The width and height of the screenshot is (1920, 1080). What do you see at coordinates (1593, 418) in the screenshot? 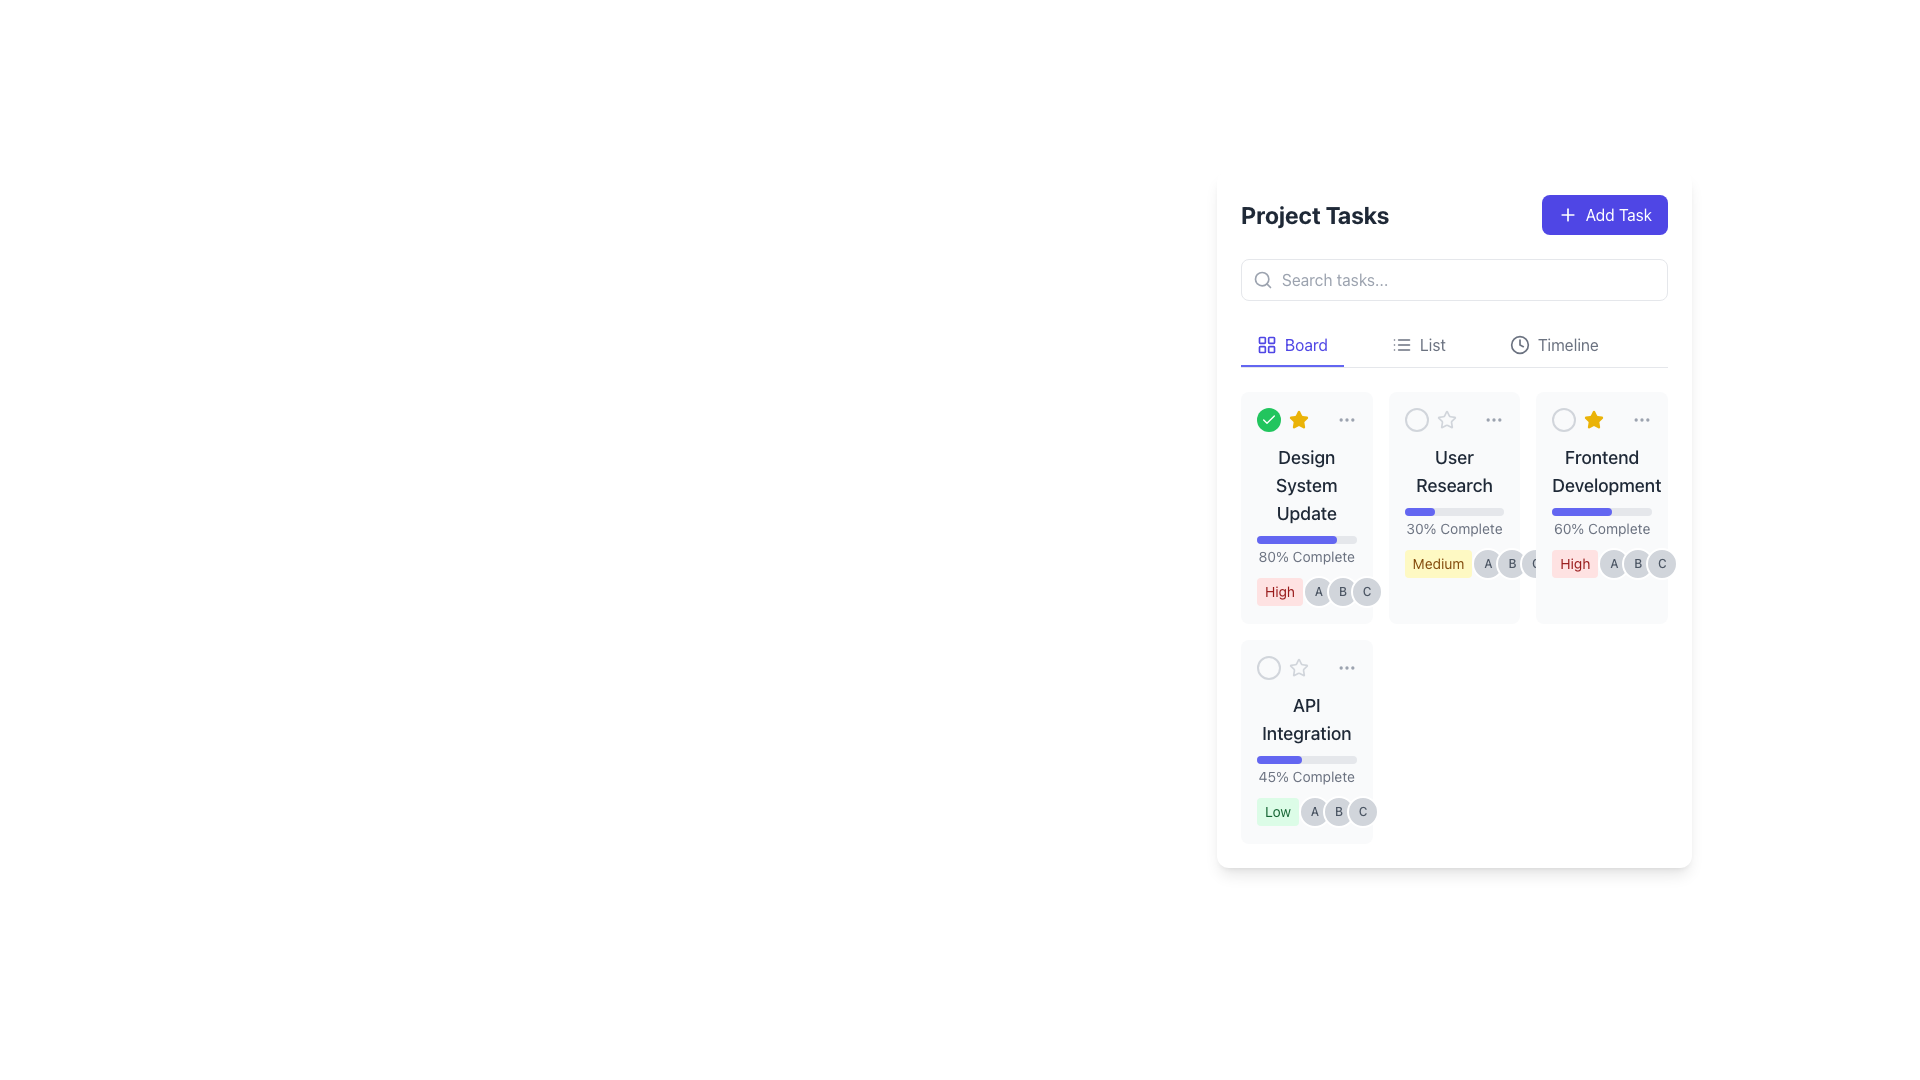
I see `the gold star icon located in the third column under 'Frontend Development'` at bounding box center [1593, 418].